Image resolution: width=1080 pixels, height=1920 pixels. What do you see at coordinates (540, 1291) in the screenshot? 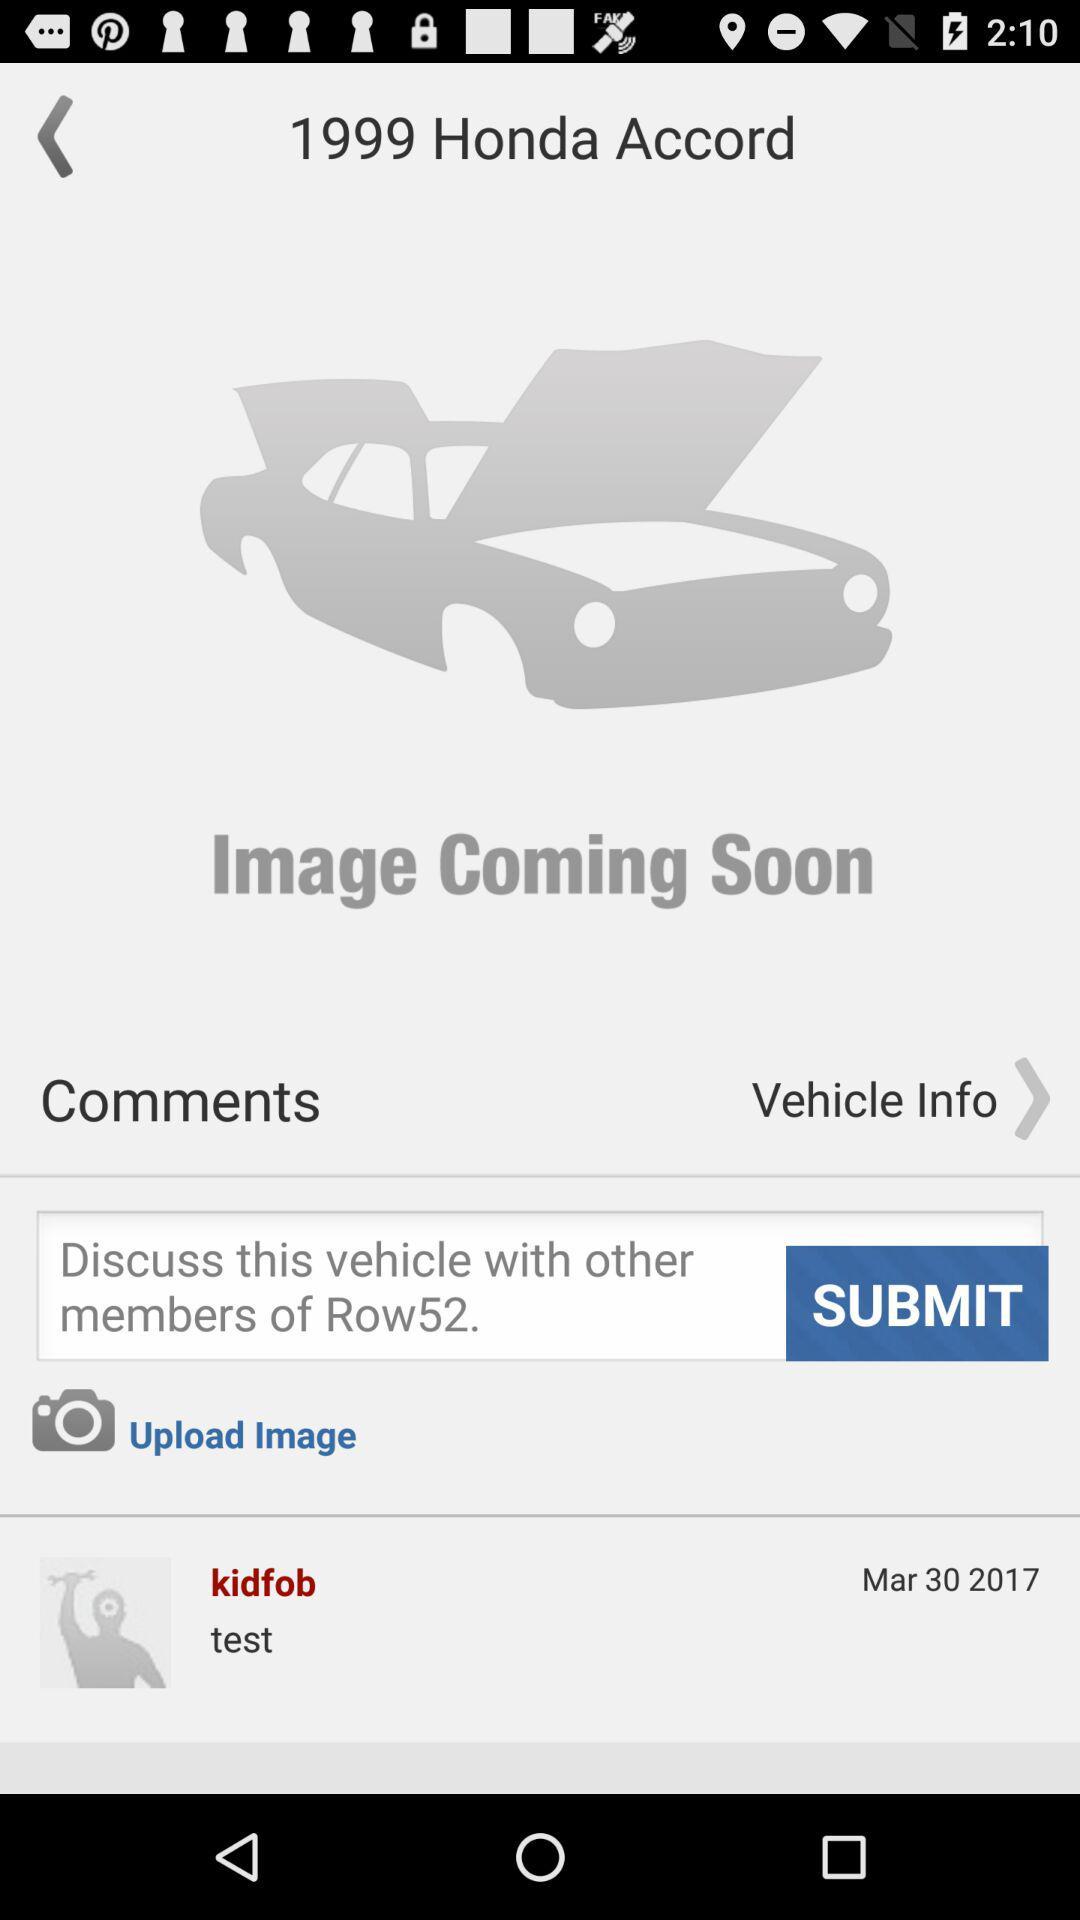
I see `submit` at bounding box center [540, 1291].